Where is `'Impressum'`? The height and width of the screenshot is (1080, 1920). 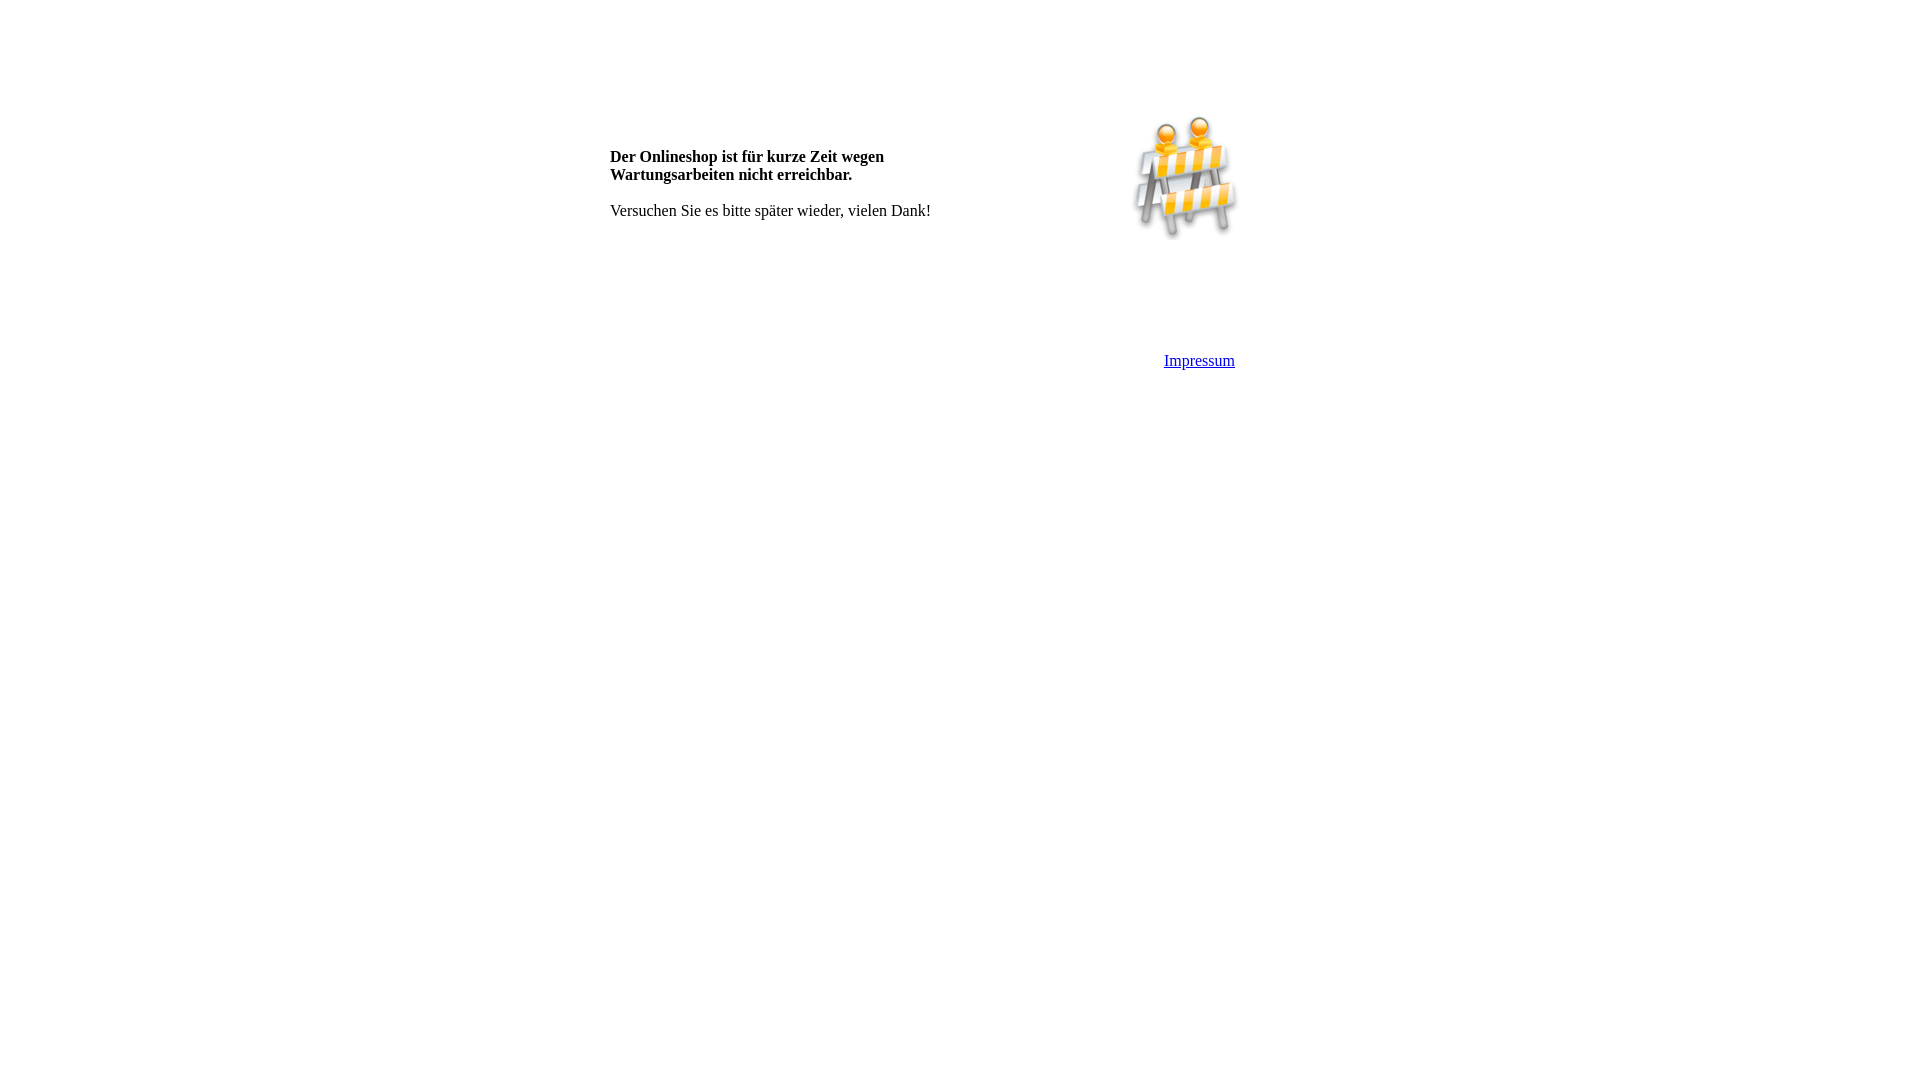
'Impressum' is located at coordinates (1163, 360).